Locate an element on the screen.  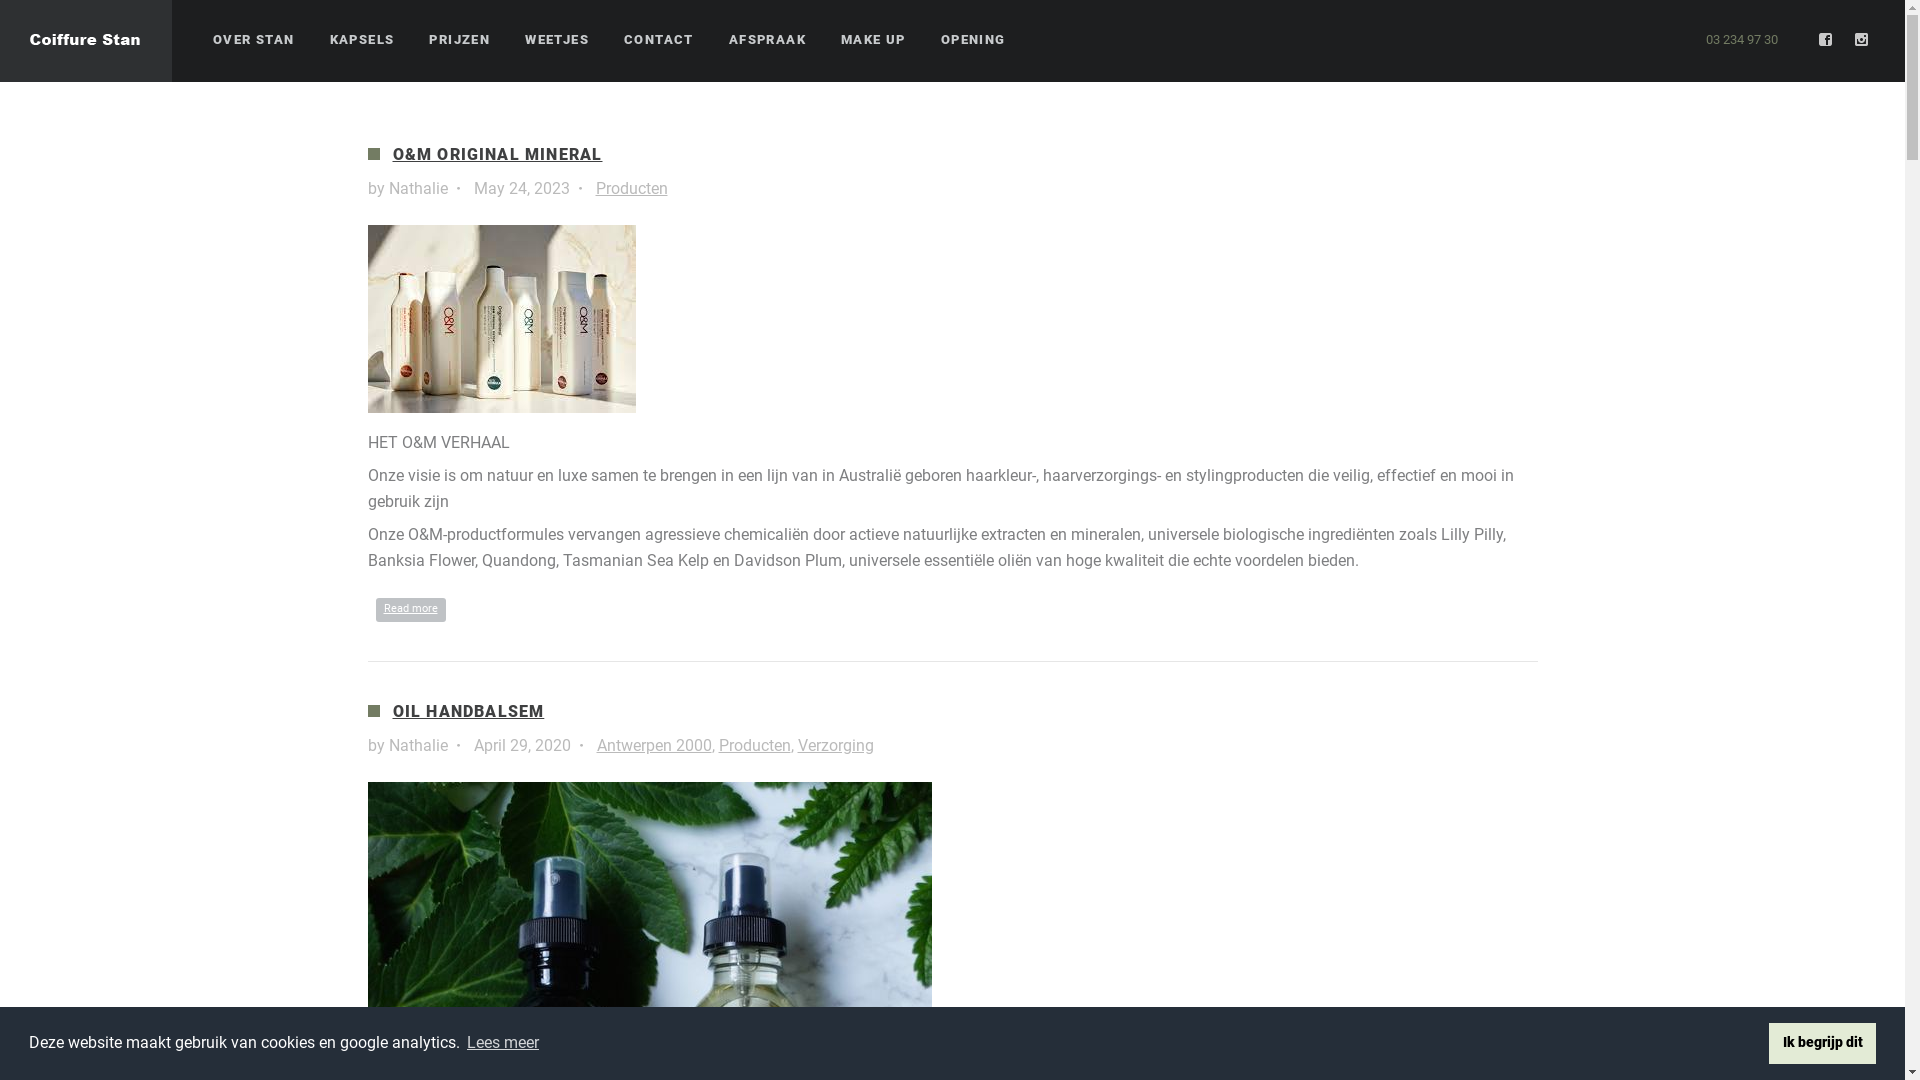
'03 234 97 30' is located at coordinates (1741, 39).